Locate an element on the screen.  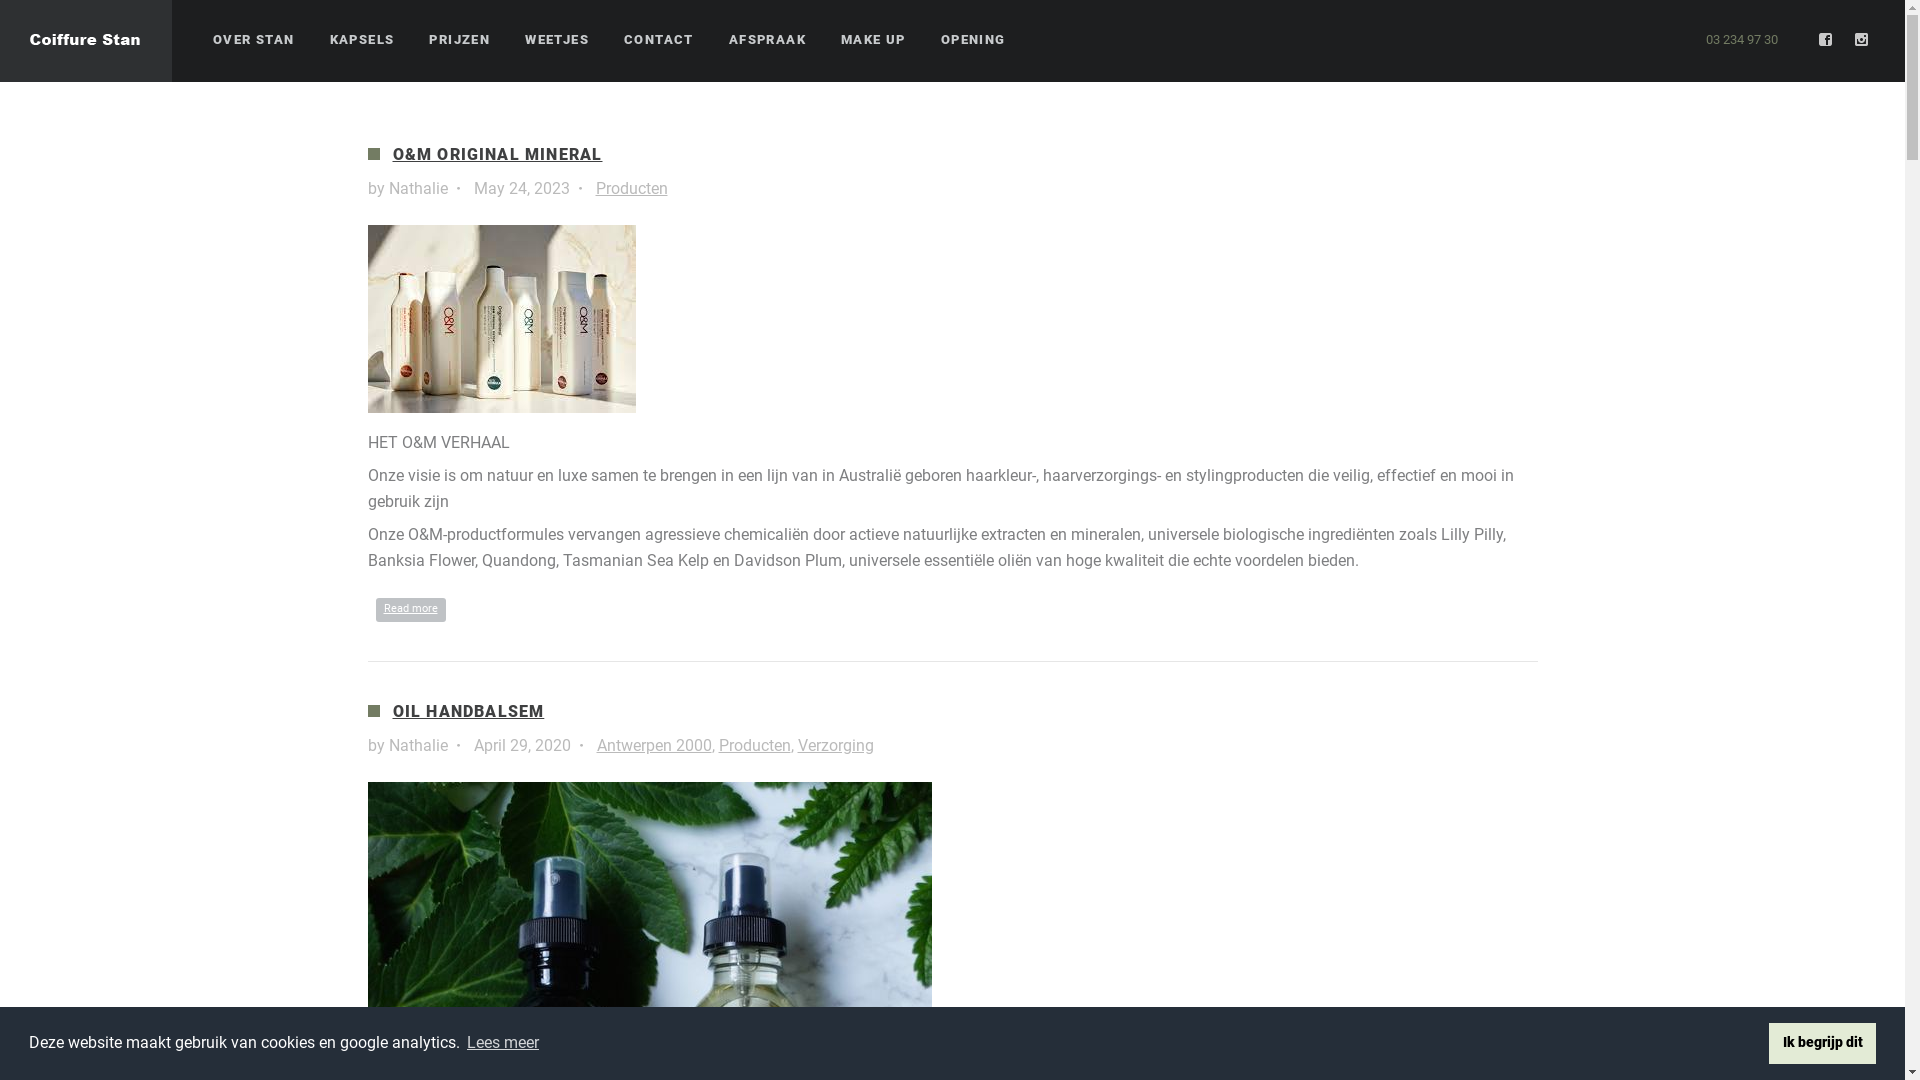
'03 234 97 30' is located at coordinates (1741, 39).